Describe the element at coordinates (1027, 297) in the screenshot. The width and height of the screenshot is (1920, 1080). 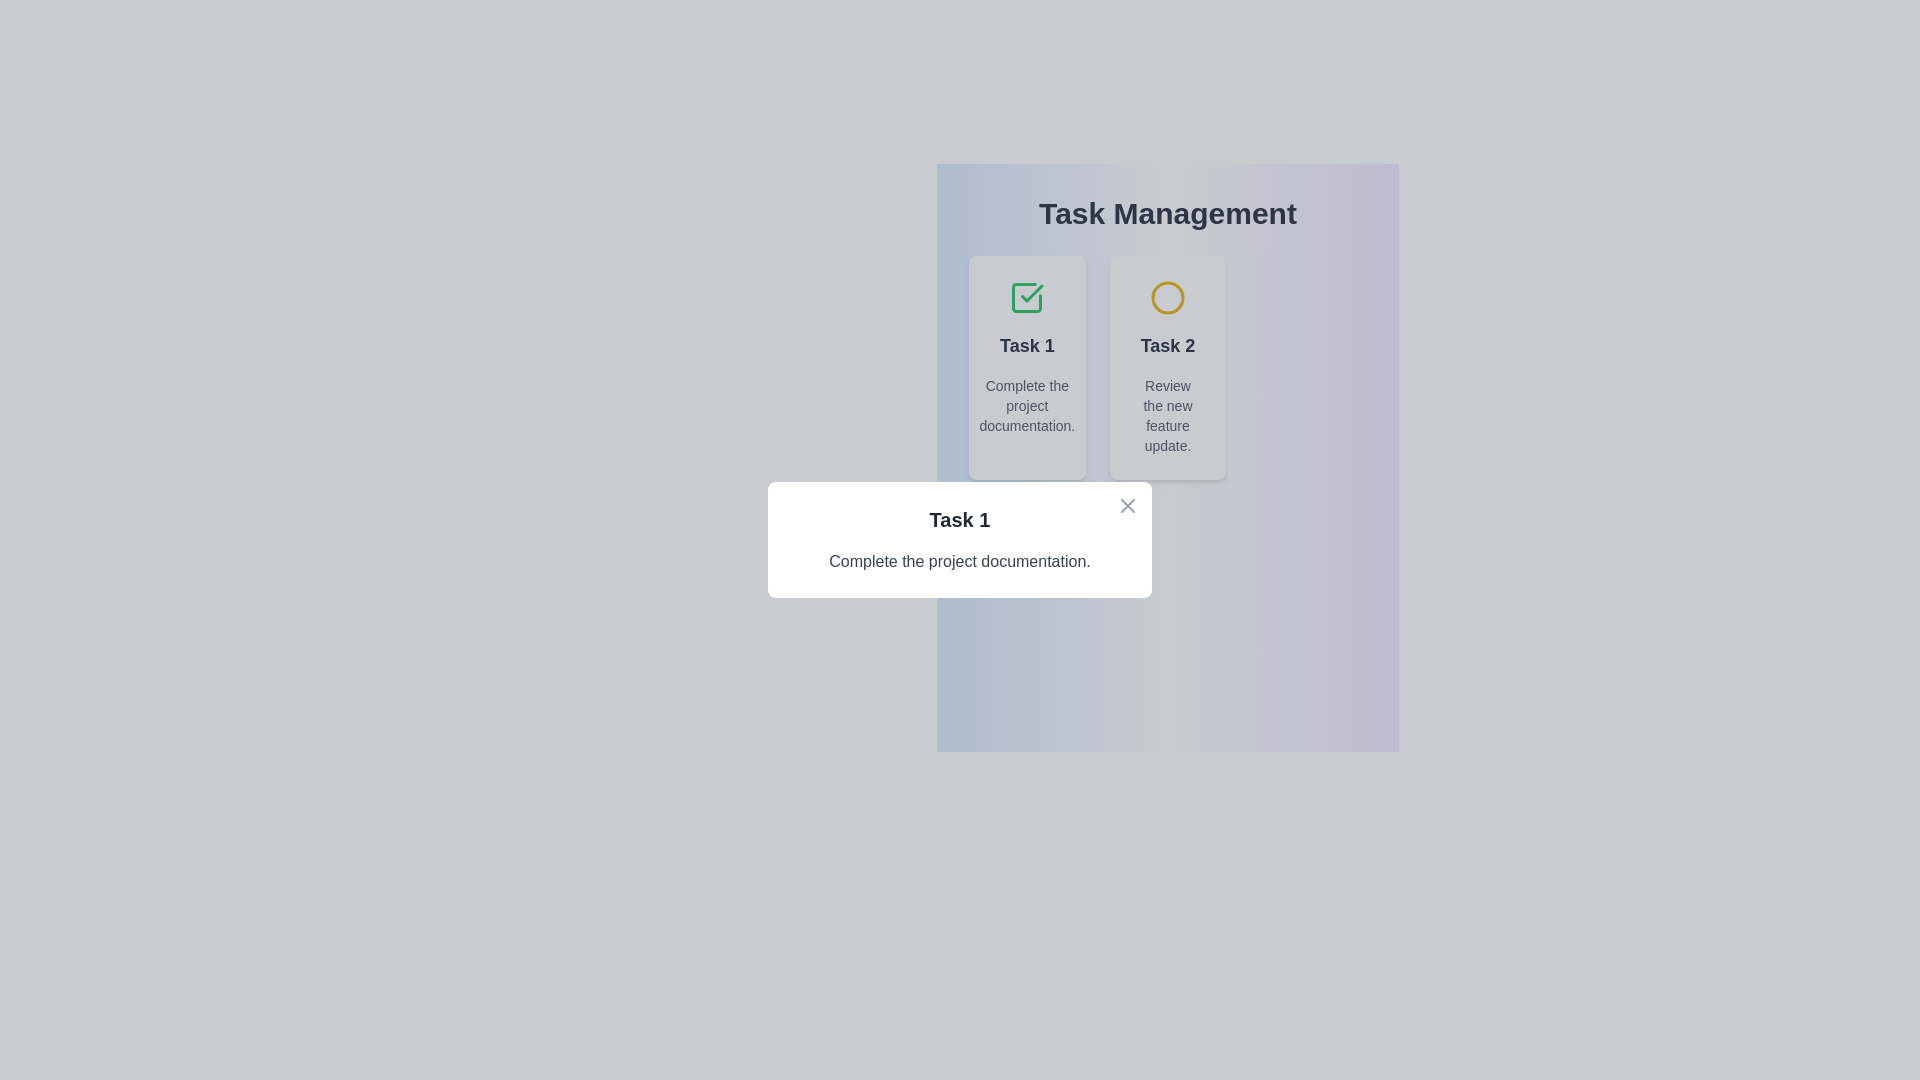
I see `the appearance of the green checkmark icon located at the upper-left corner of the first card under the 'Task Management' heading, above 'Task 1' and its description` at that location.